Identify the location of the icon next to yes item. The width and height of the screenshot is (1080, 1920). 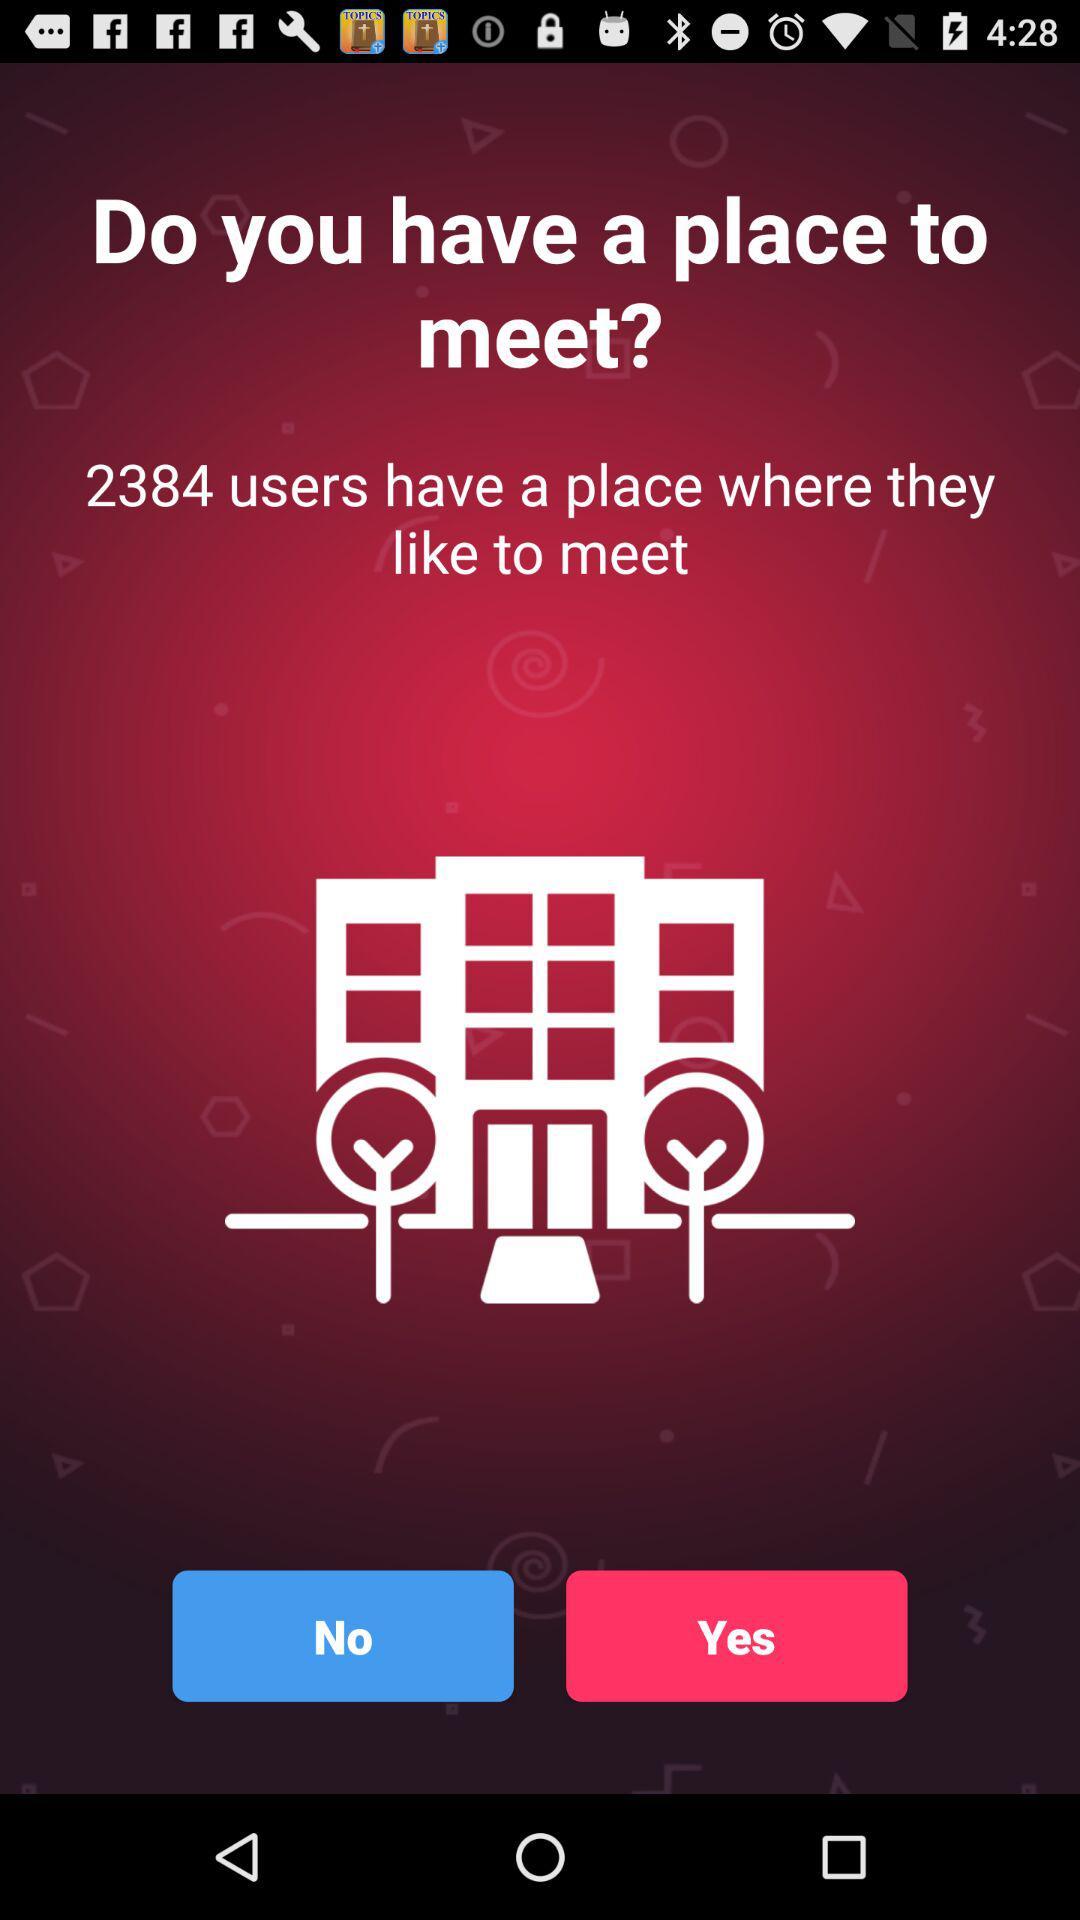
(342, 1636).